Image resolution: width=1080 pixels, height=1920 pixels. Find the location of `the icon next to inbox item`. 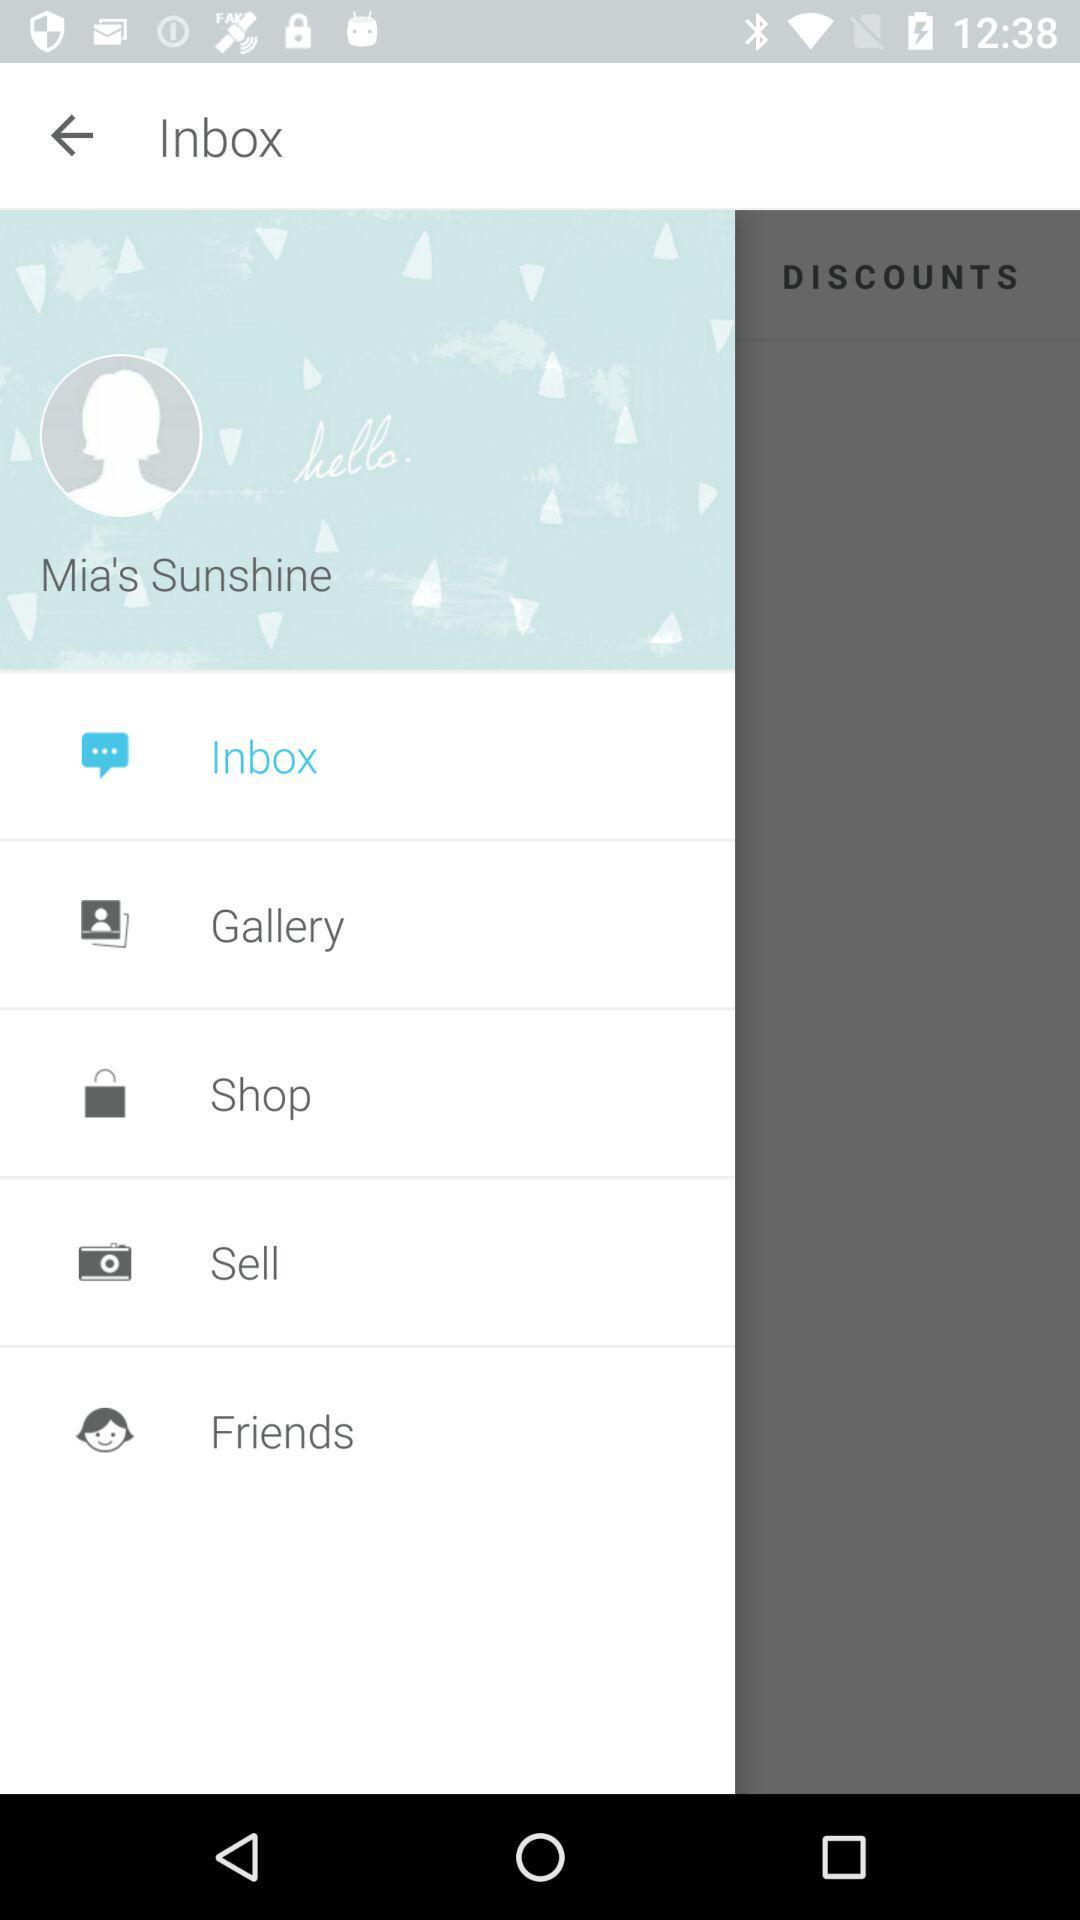

the icon next to inbox item is located at coordinates (72, 135).